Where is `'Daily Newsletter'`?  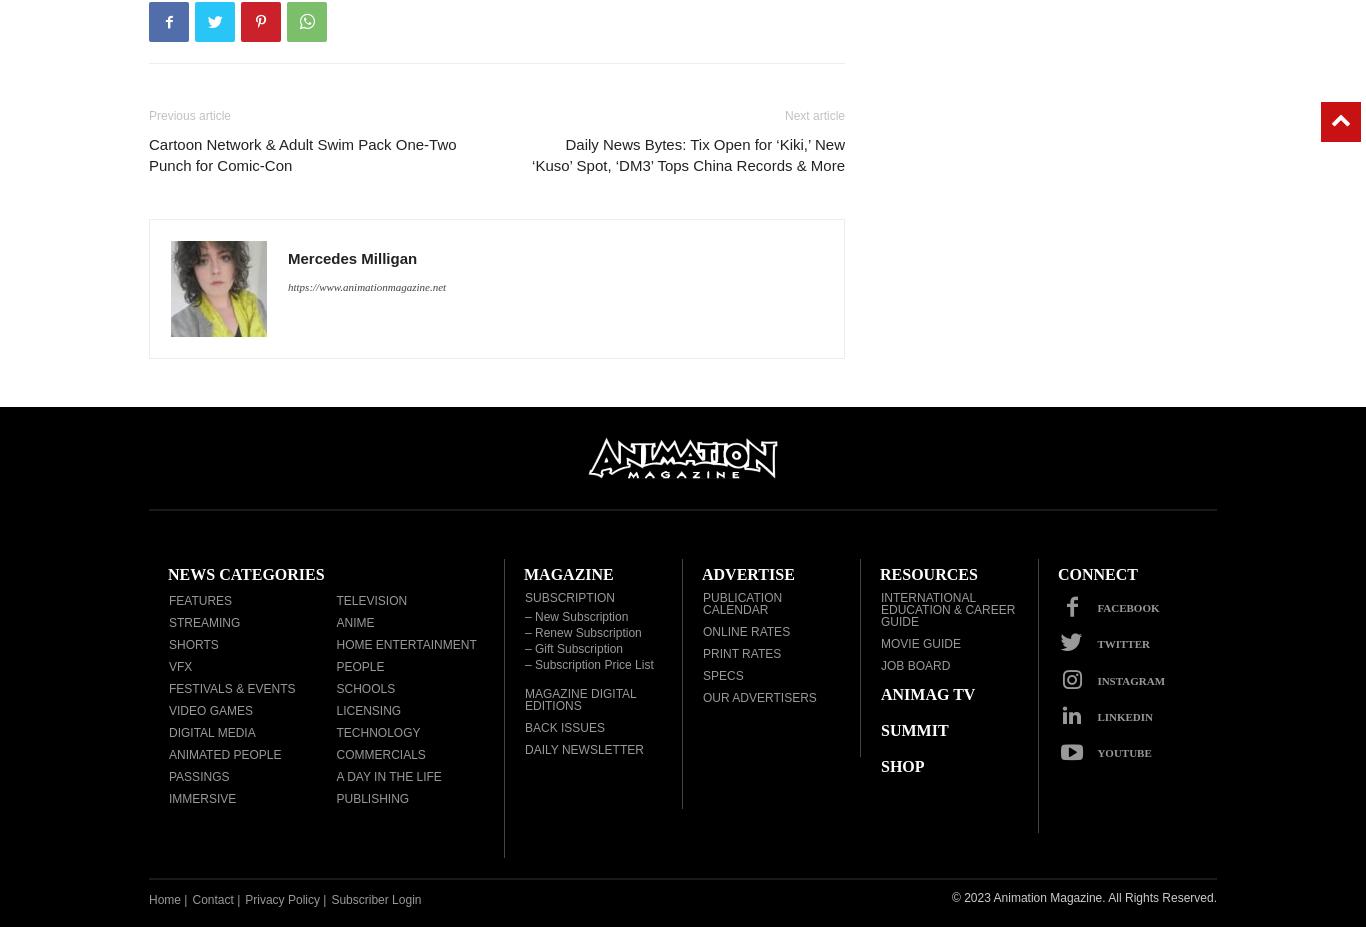 'Daily Newsletter' is located at coordinates (524, 749).